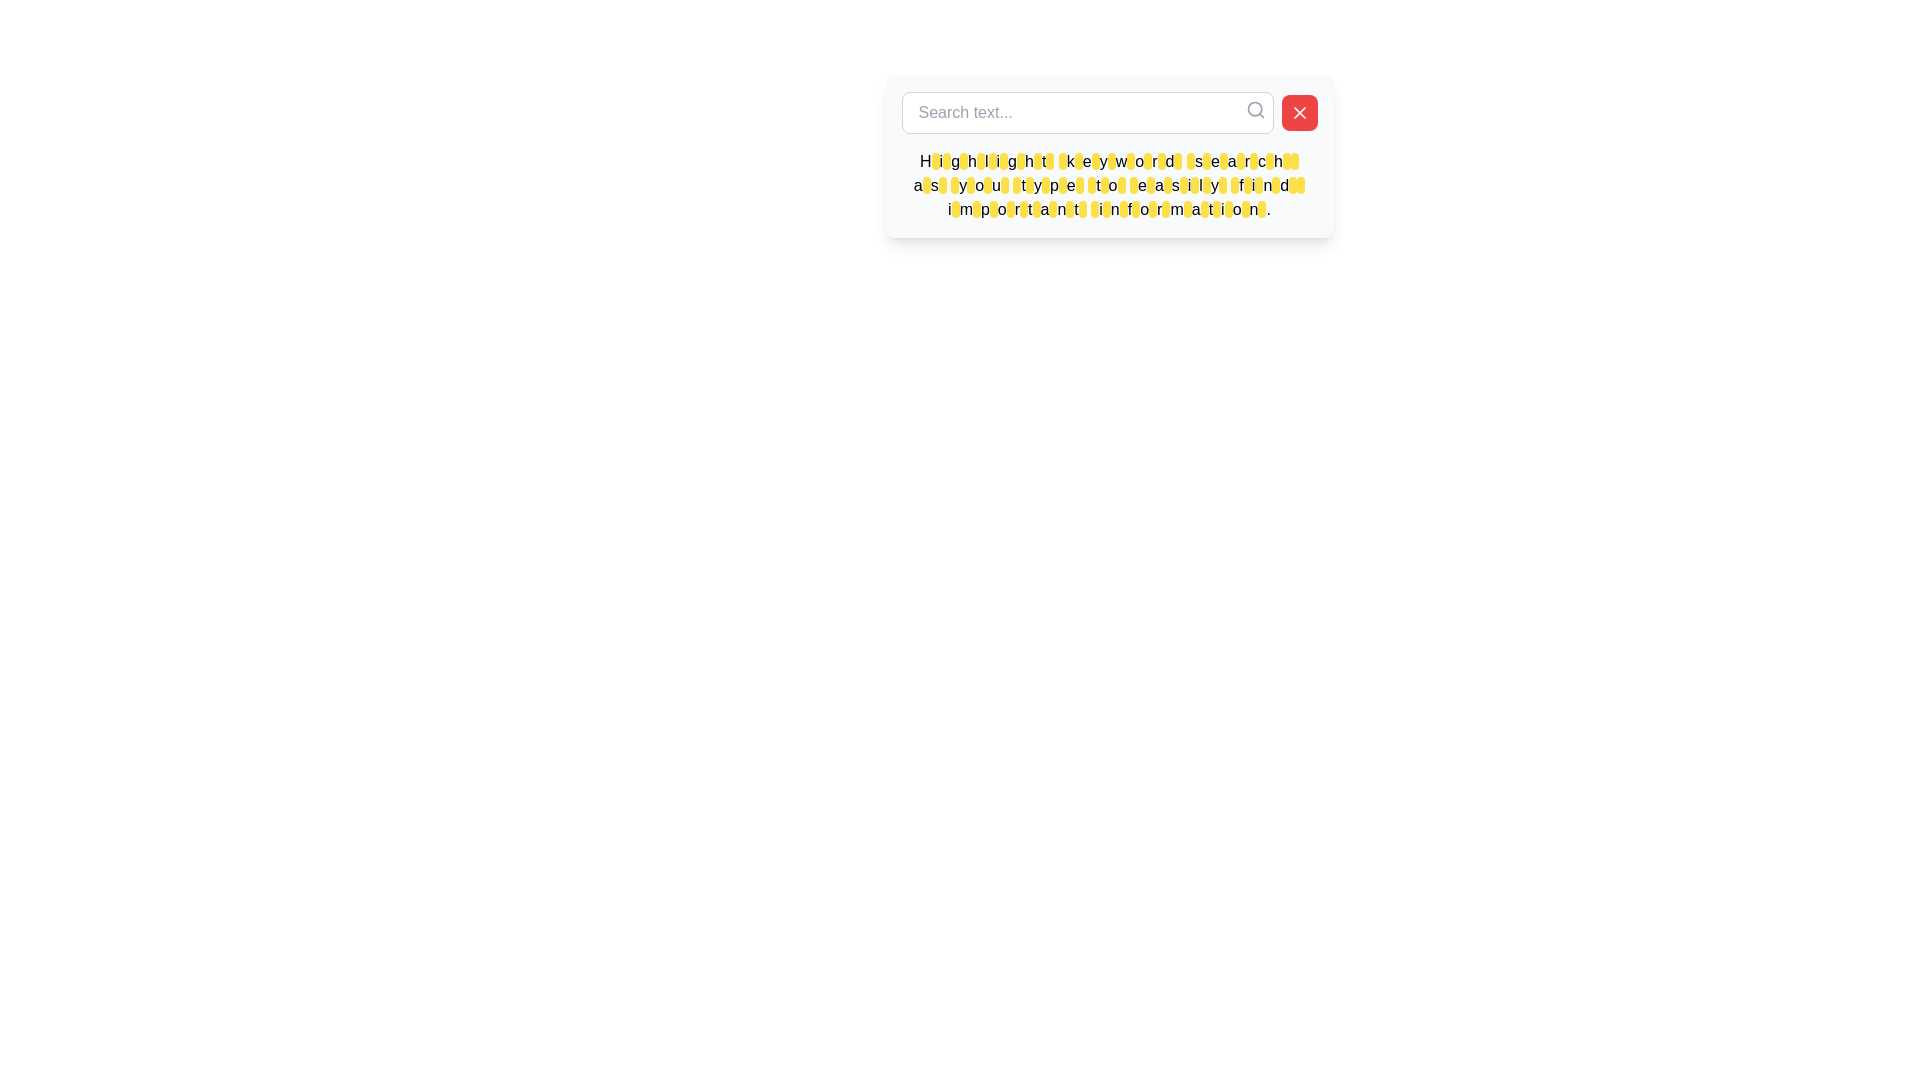  What do you see at coordinates (941, 185) in the screenshot?
I see `the highlighting decorative element that indicates the highlighted section of text adjacent to the phrase 'as you' in the description text` at bounding box center [941, 185].